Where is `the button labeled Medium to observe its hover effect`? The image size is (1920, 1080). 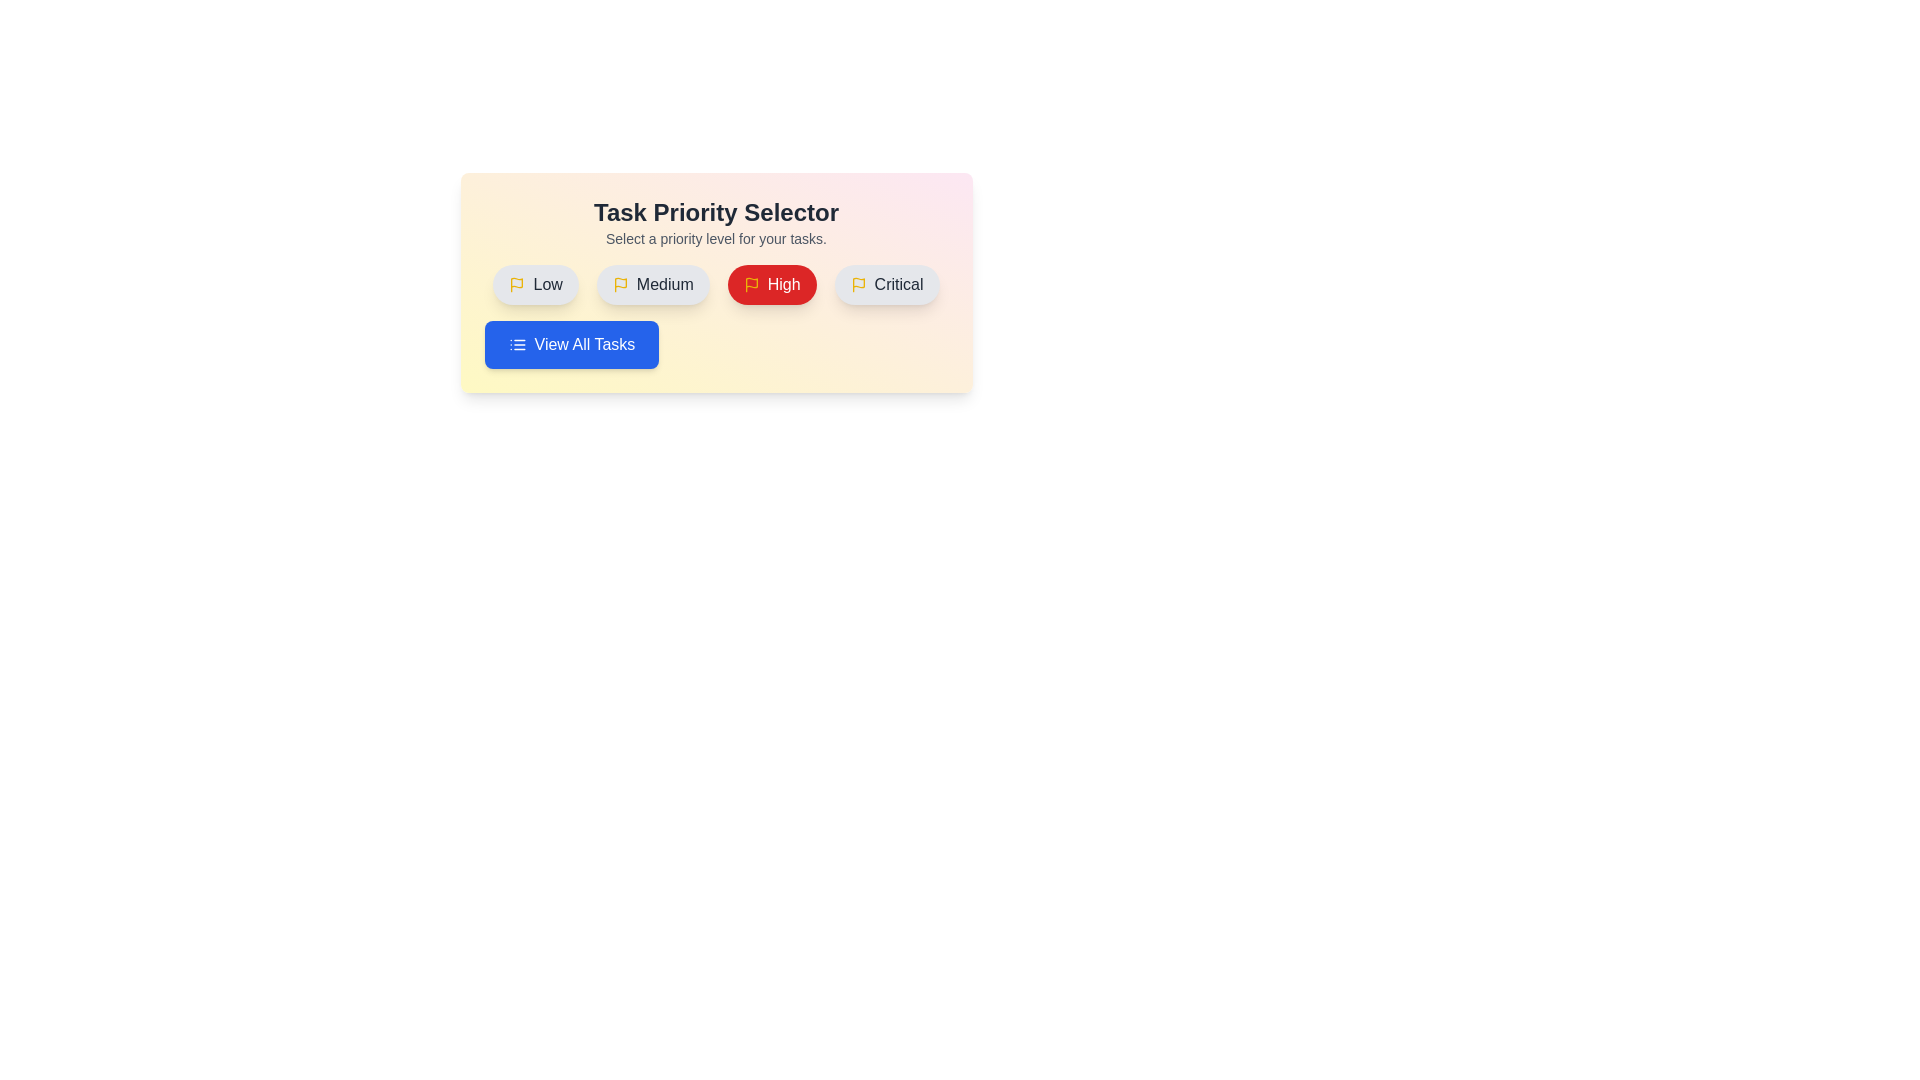
the button labeled Medium to observe its hover effect is located at coordinates (652, 285).